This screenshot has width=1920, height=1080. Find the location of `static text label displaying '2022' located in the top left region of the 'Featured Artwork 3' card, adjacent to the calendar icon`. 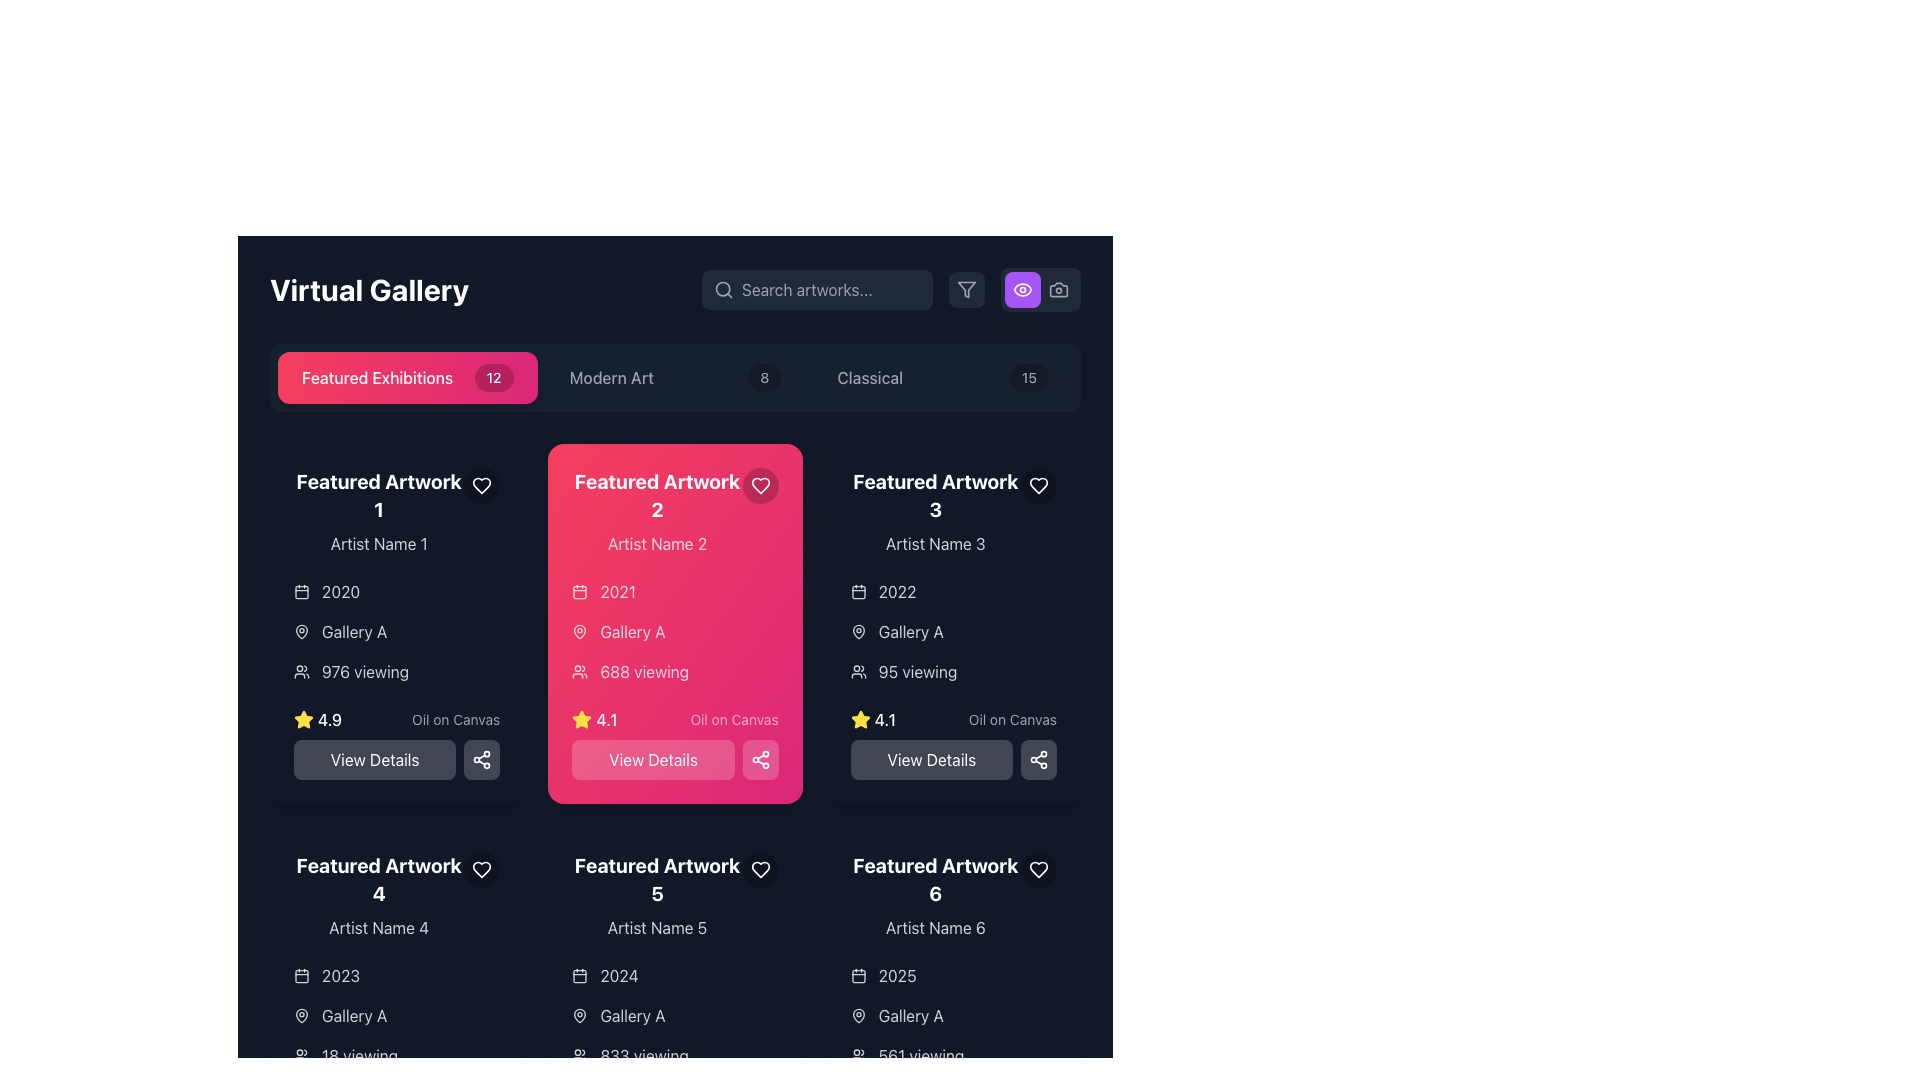

static text label displaying '2022' located in the top left region of the 'Featured Artwork 3' card, adjacent to the calendar icon is located at coordinates (896, 590).